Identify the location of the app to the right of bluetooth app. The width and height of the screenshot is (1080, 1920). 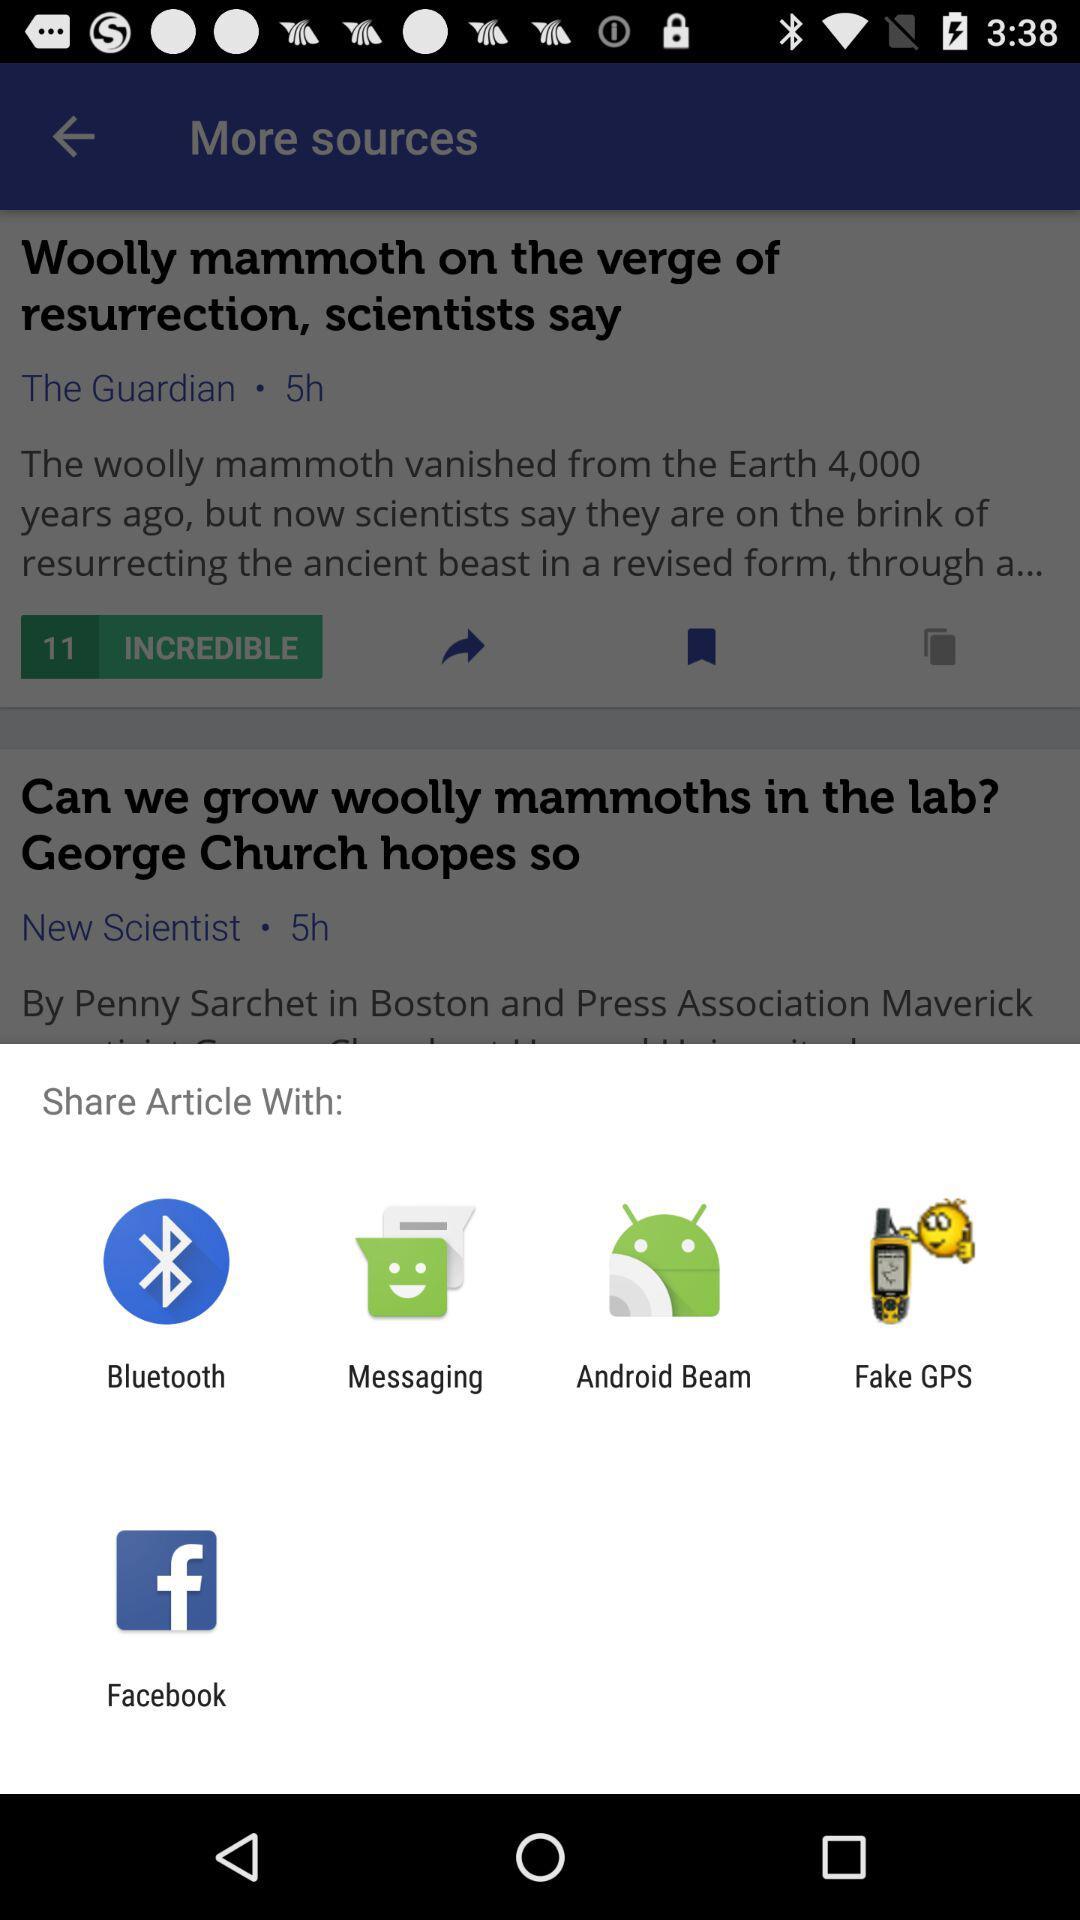
(414, 1392).